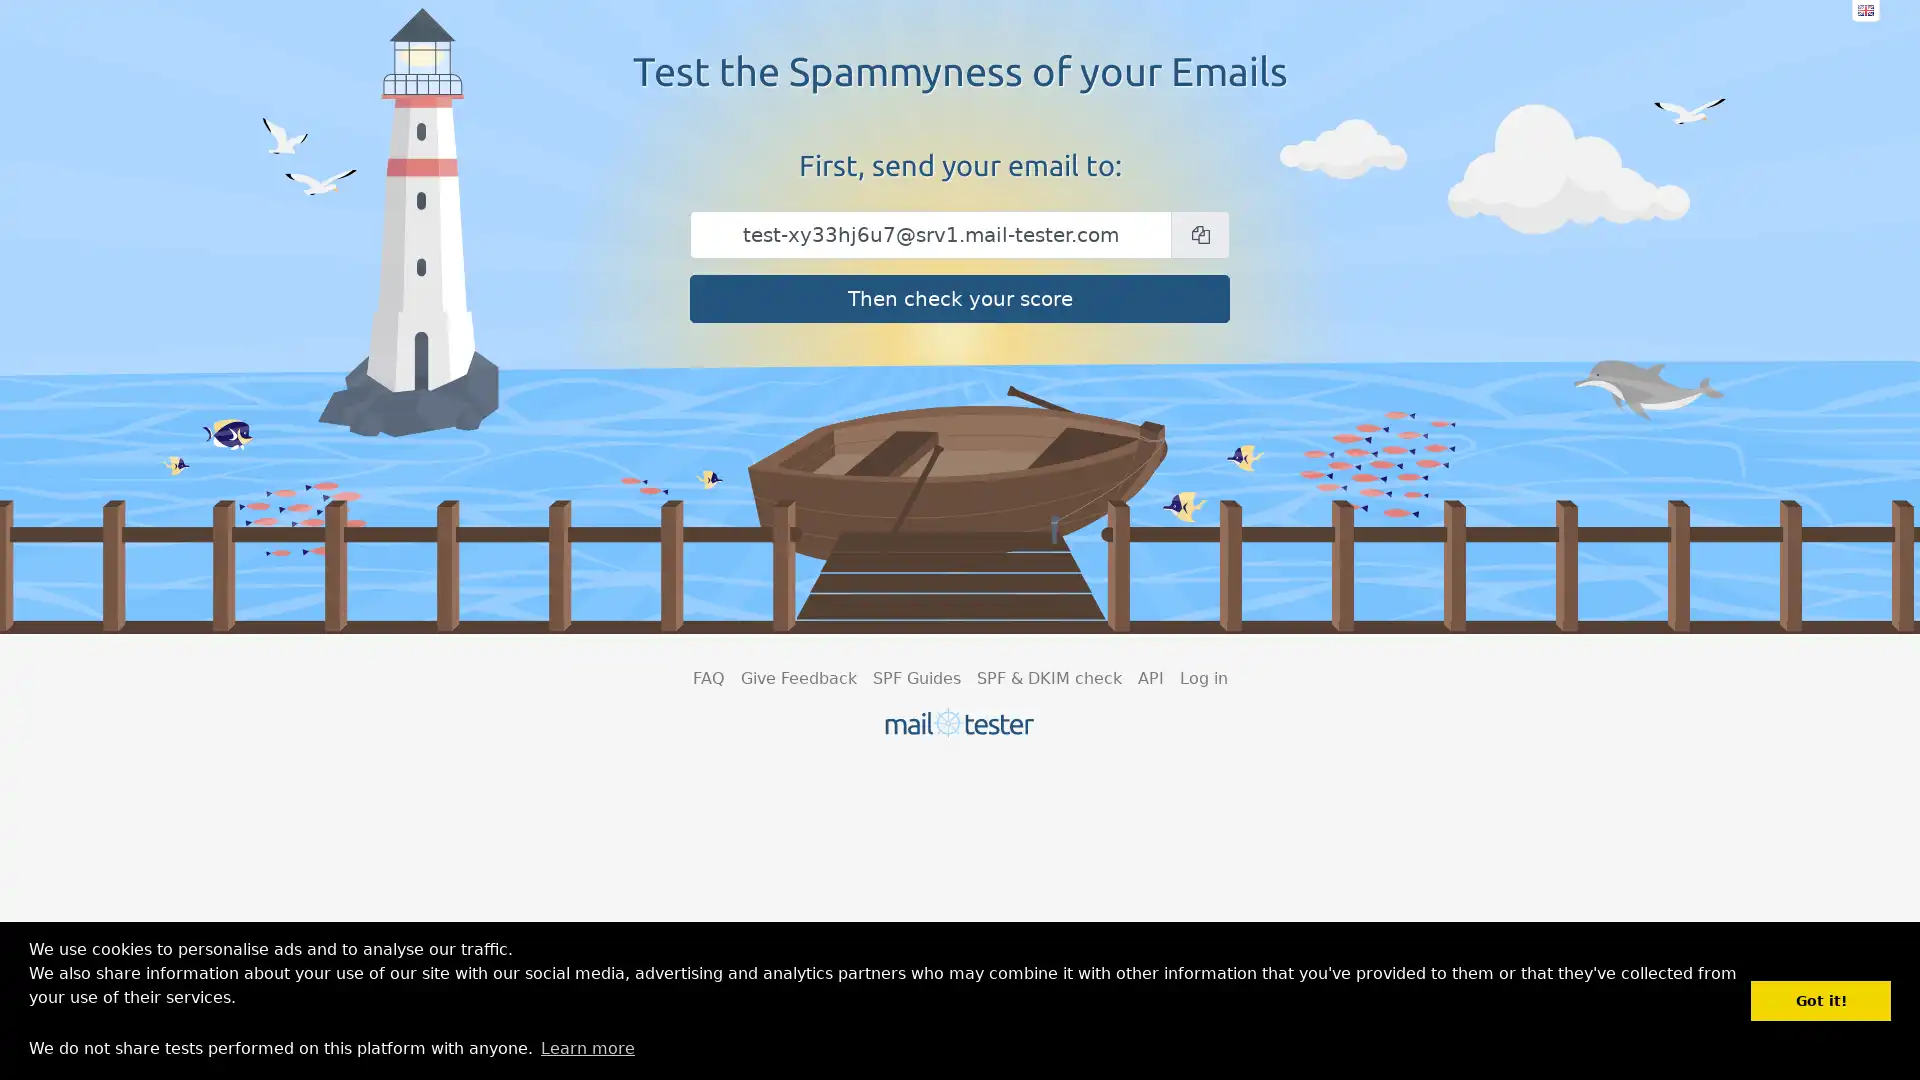 This screenshot has height=1080, width=1920. I want to click on Then check your score, so click(960, 299).